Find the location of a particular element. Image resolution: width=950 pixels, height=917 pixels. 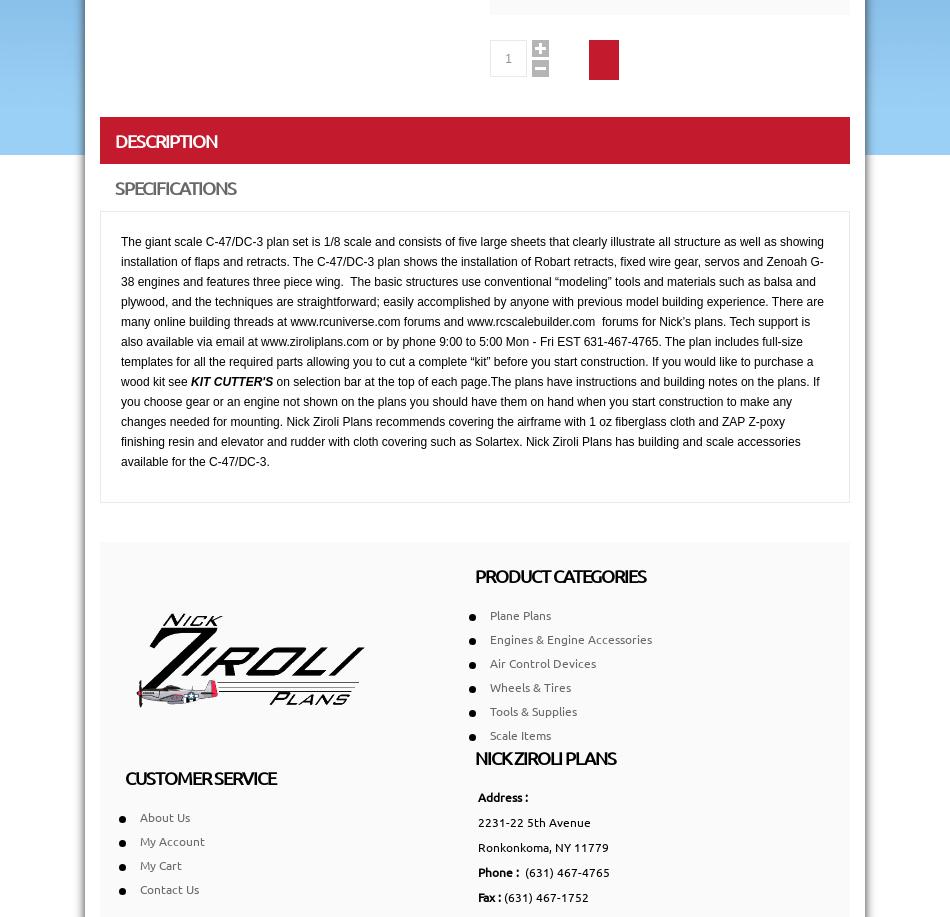

'KIT CUTTER'S' is located at coordinates (231, 381).